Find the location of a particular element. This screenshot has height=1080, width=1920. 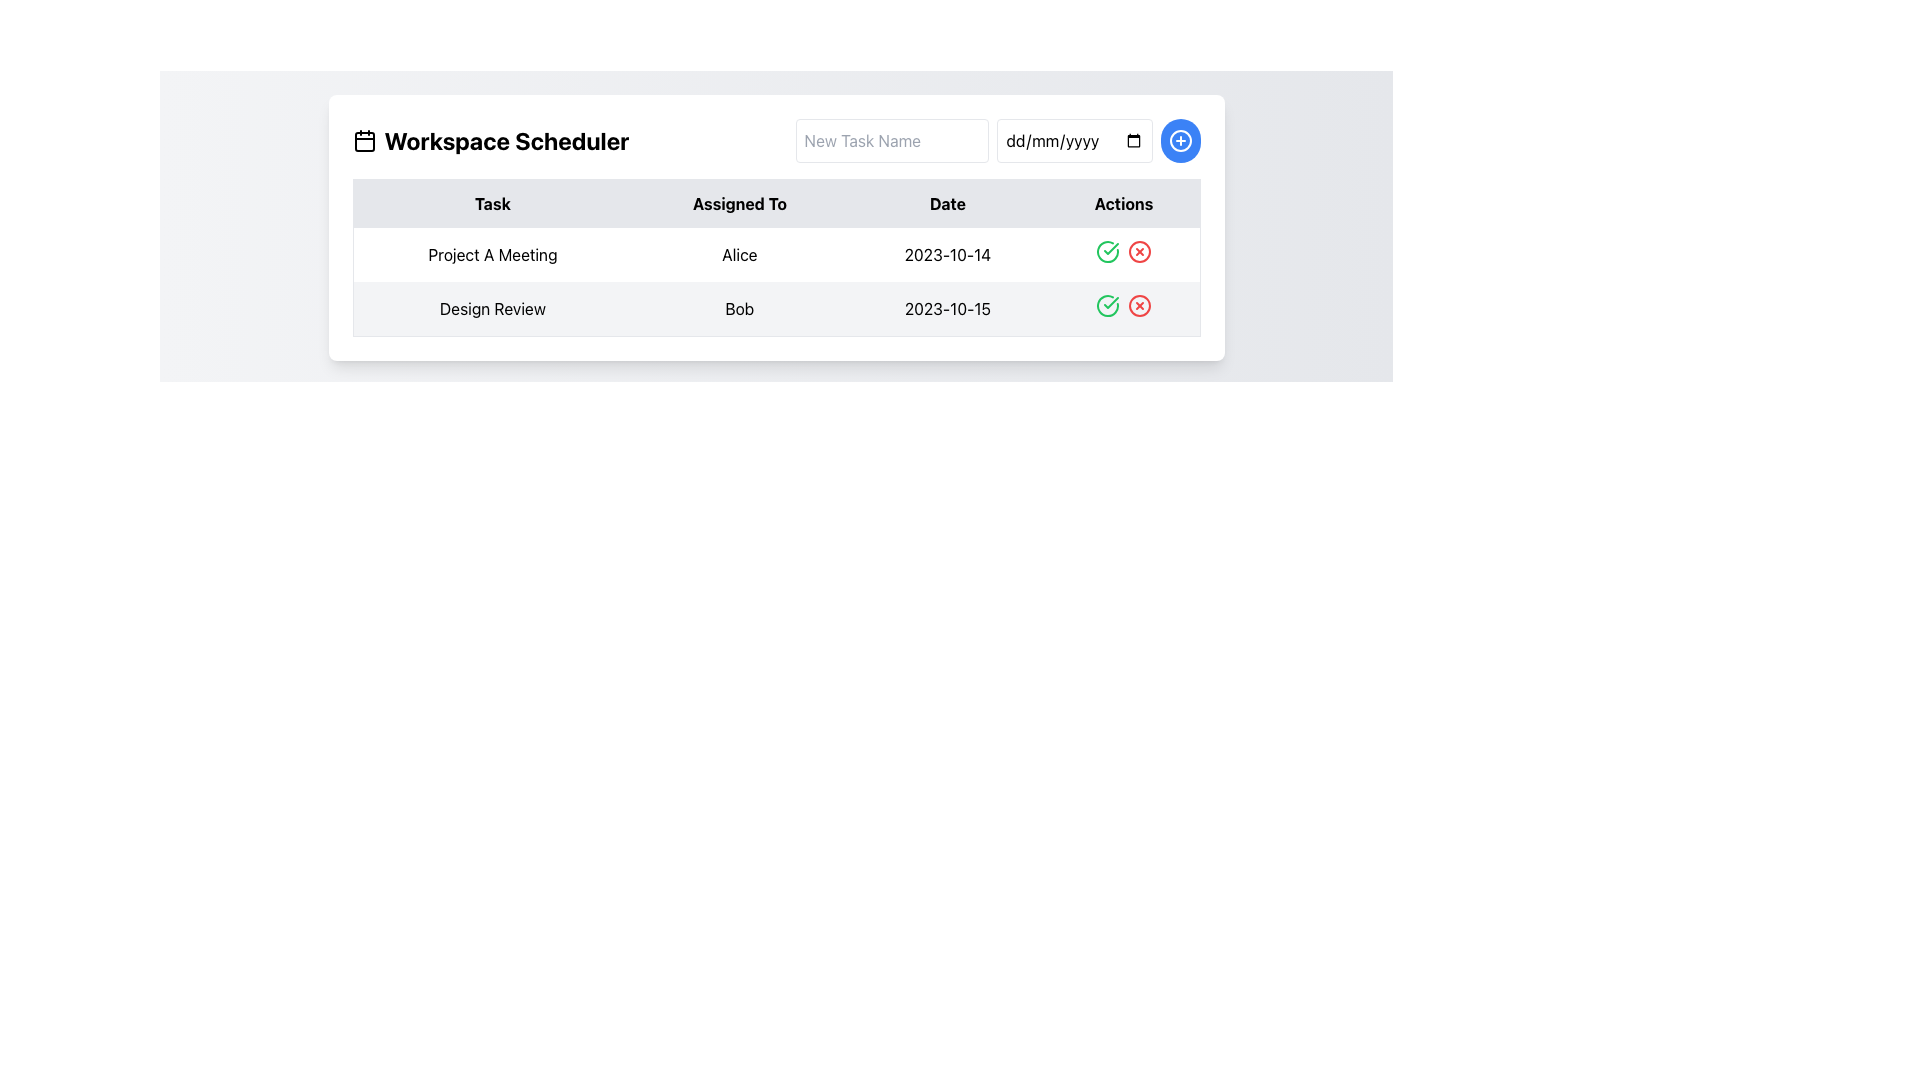

the second row in the table that provides information about the 'Design Review' task is located at coordinates (775, 309).